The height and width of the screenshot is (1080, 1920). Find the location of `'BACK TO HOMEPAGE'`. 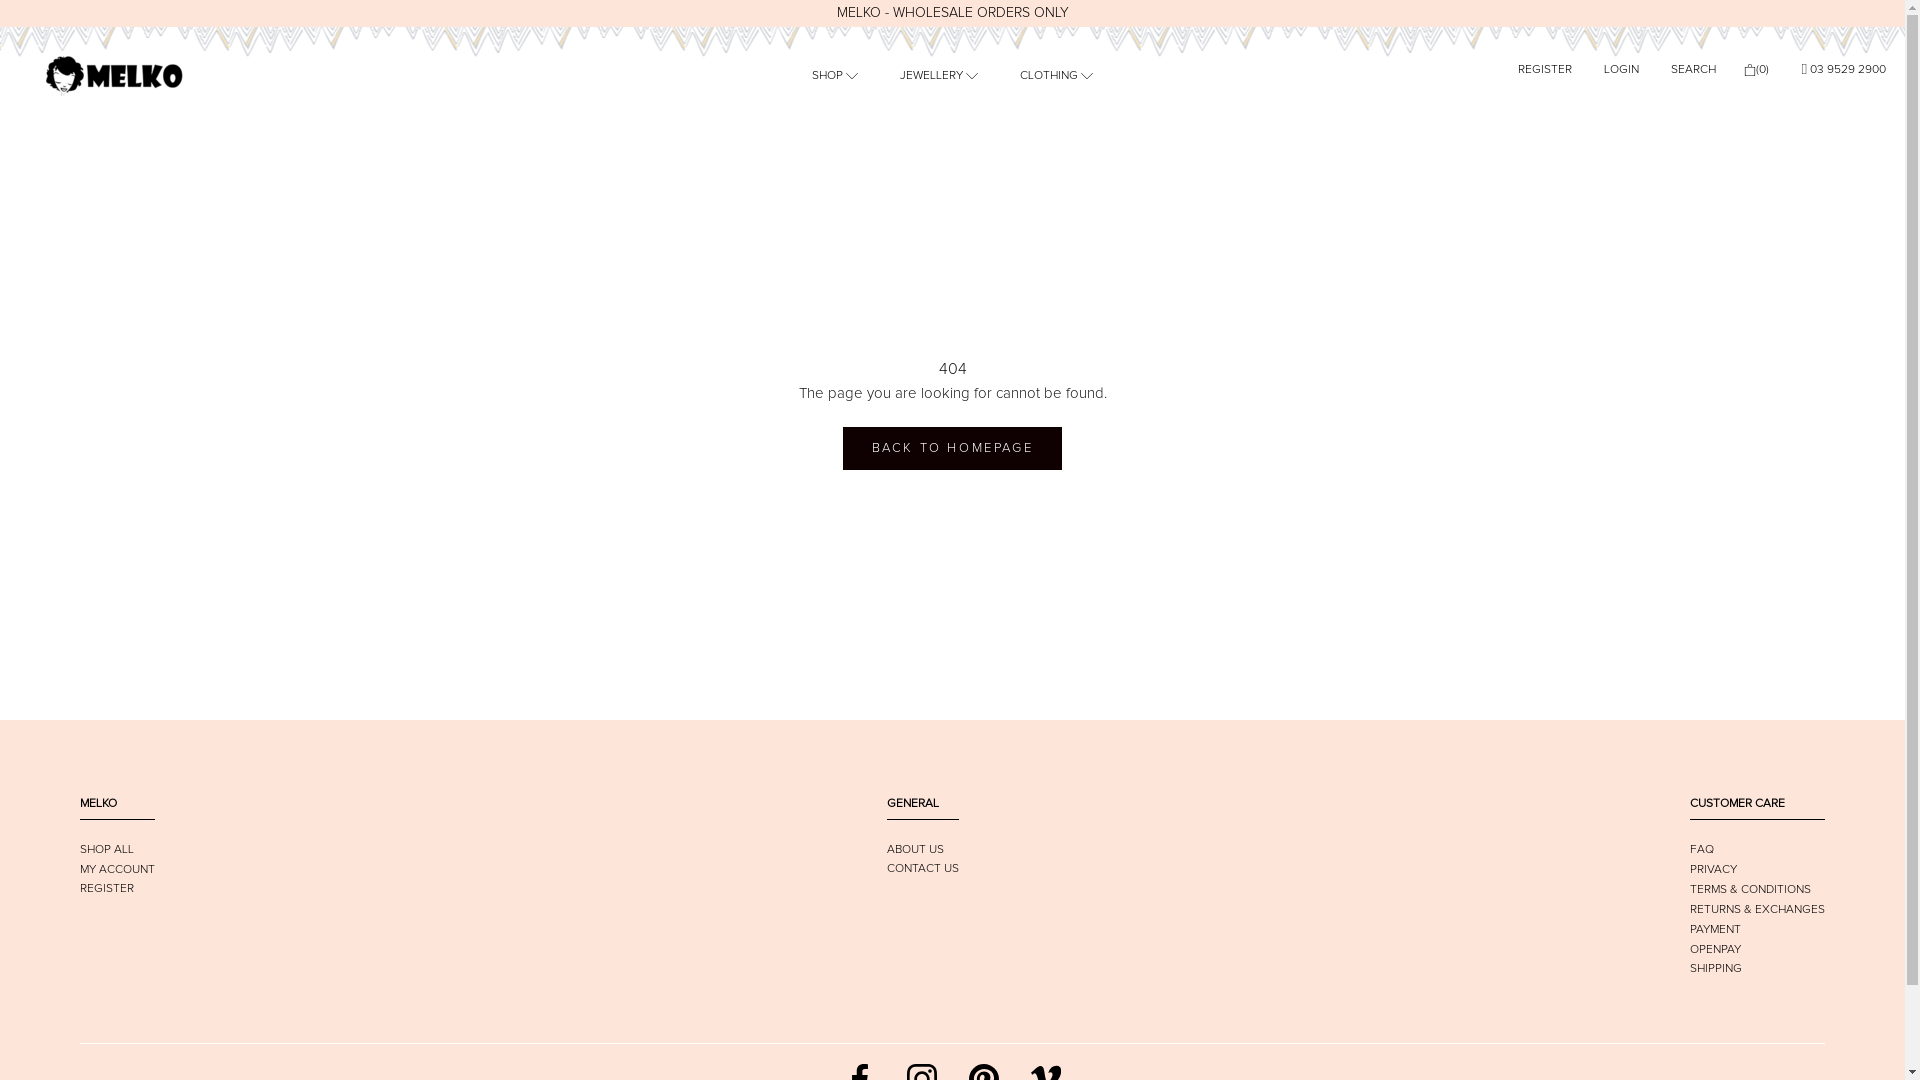

'BACK TO HOMEPAGE' is located at coordinates (952, 447).